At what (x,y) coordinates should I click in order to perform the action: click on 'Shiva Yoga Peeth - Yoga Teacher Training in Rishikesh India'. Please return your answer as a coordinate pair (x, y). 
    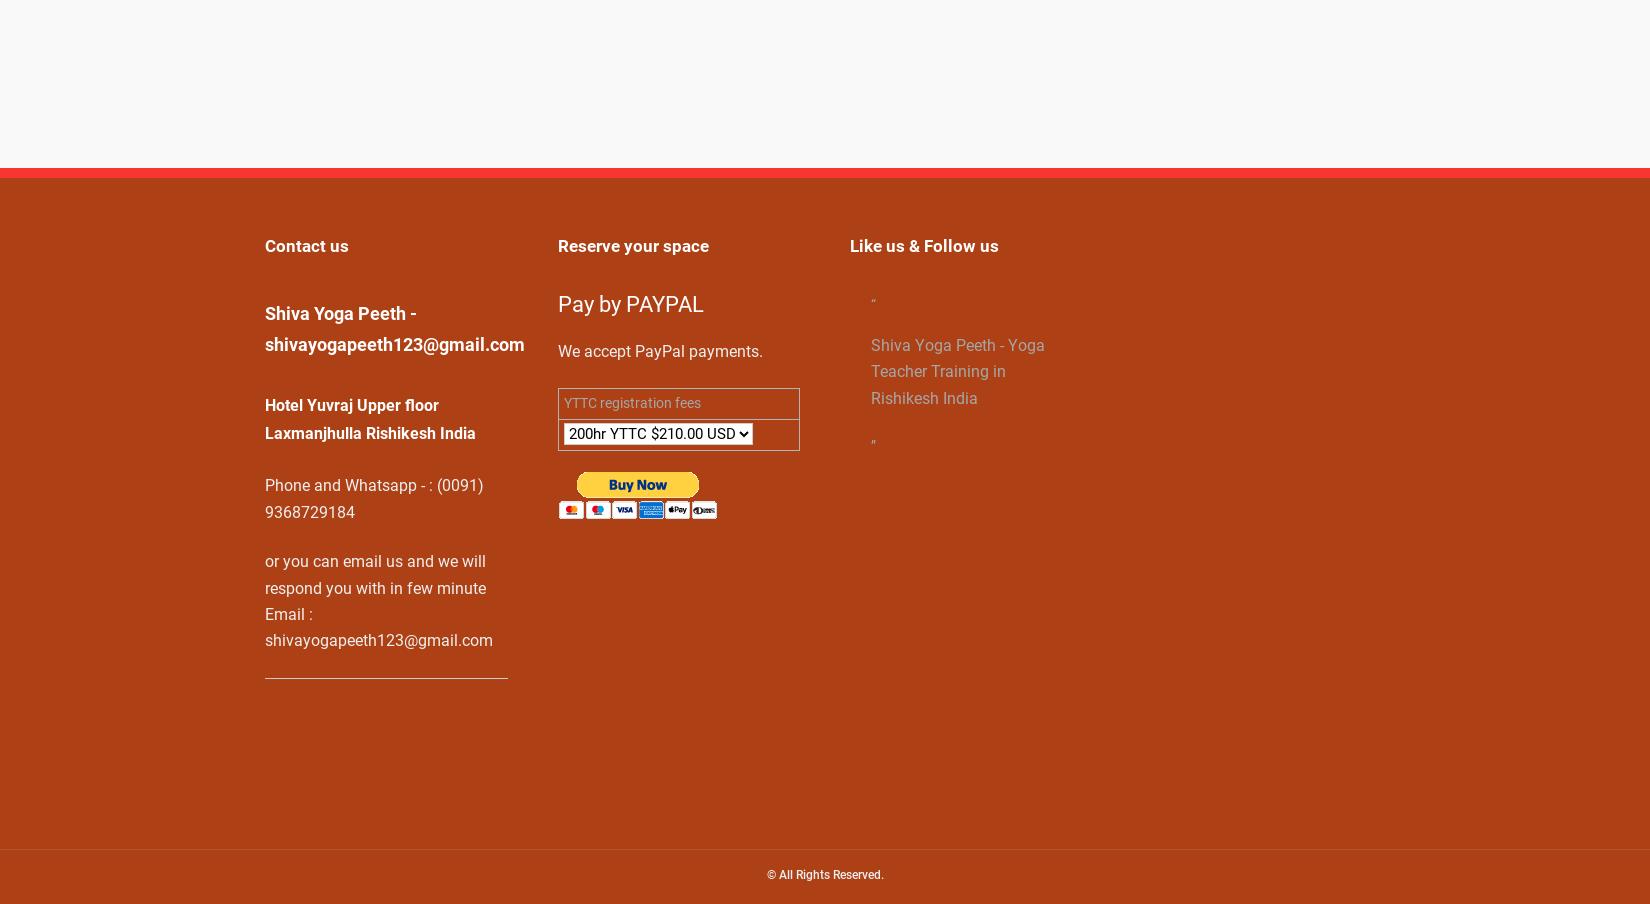
    Looking at the image, I should click on (957, 370).